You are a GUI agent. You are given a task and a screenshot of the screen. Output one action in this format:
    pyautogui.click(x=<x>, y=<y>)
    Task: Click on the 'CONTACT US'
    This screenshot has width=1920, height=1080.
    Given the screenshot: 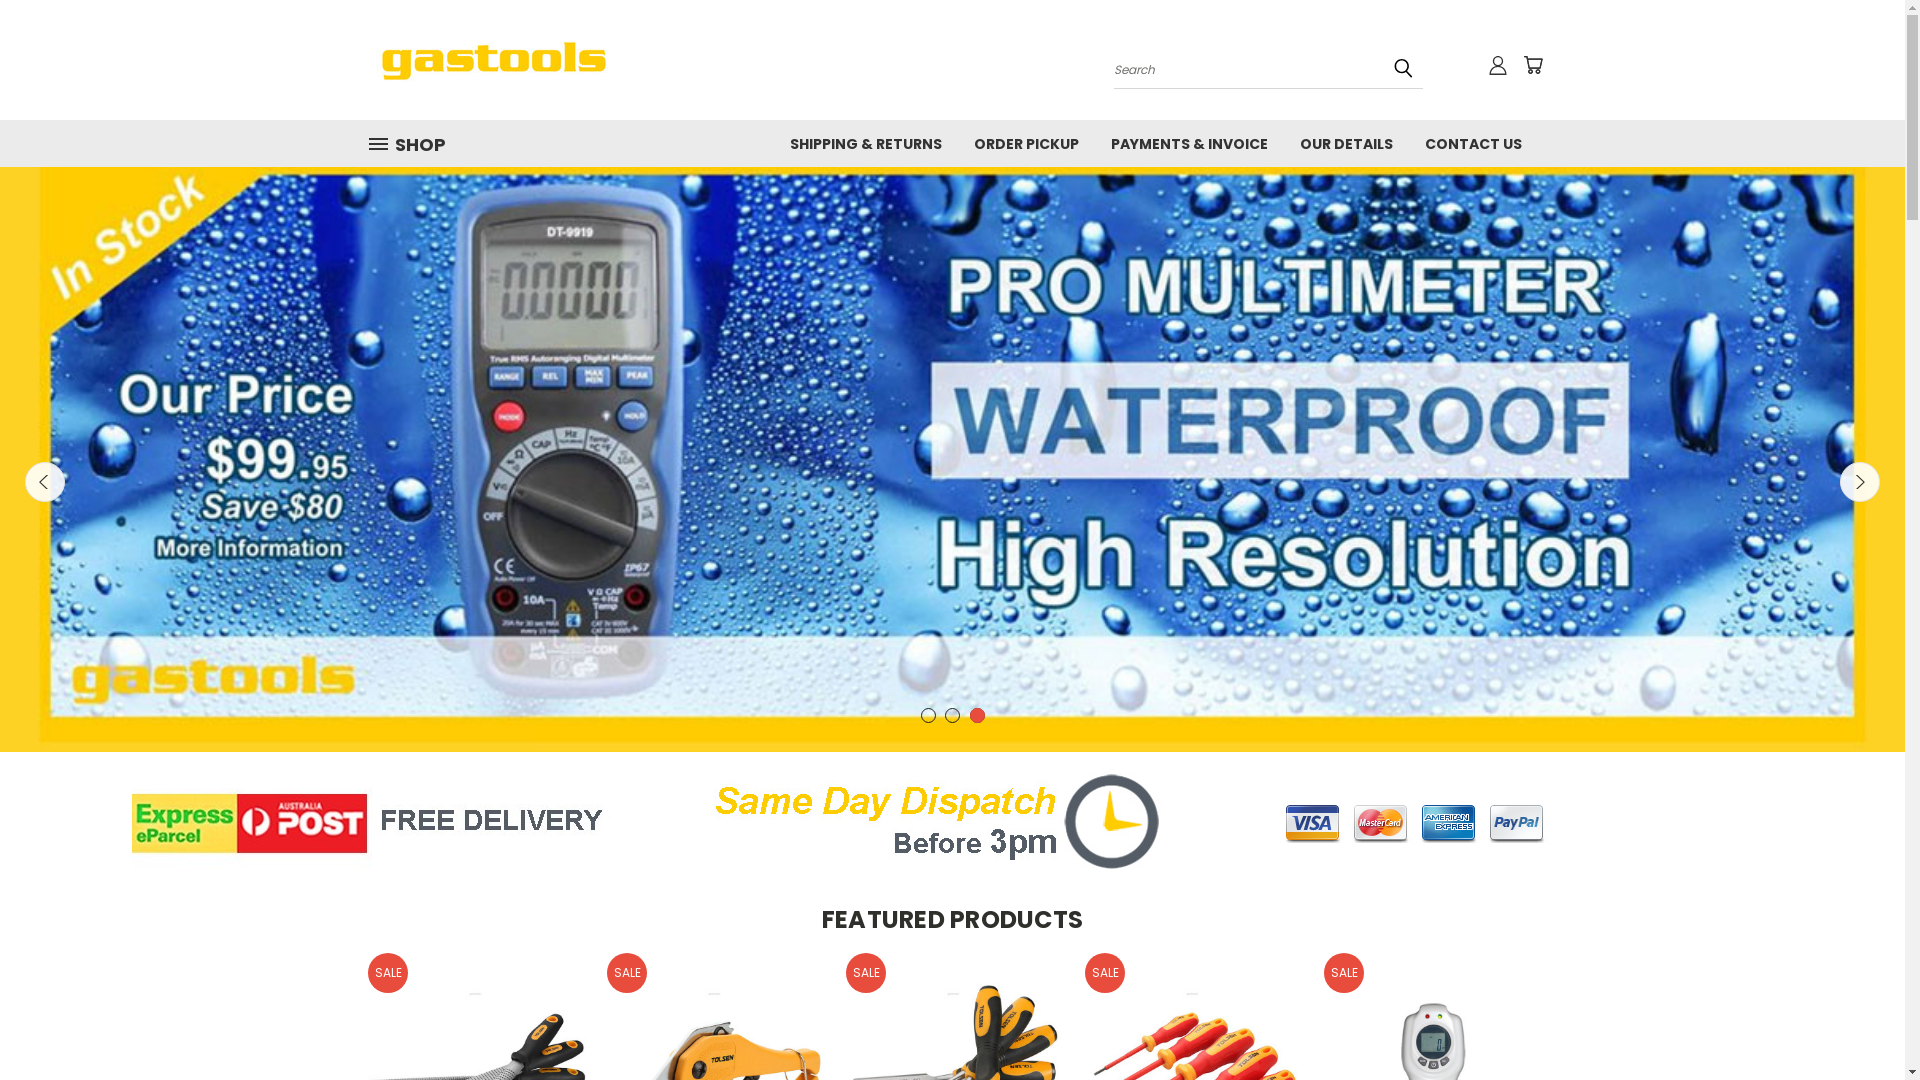 What is the action you would take?
    pyautogui.click(x=1472, y=141)
    